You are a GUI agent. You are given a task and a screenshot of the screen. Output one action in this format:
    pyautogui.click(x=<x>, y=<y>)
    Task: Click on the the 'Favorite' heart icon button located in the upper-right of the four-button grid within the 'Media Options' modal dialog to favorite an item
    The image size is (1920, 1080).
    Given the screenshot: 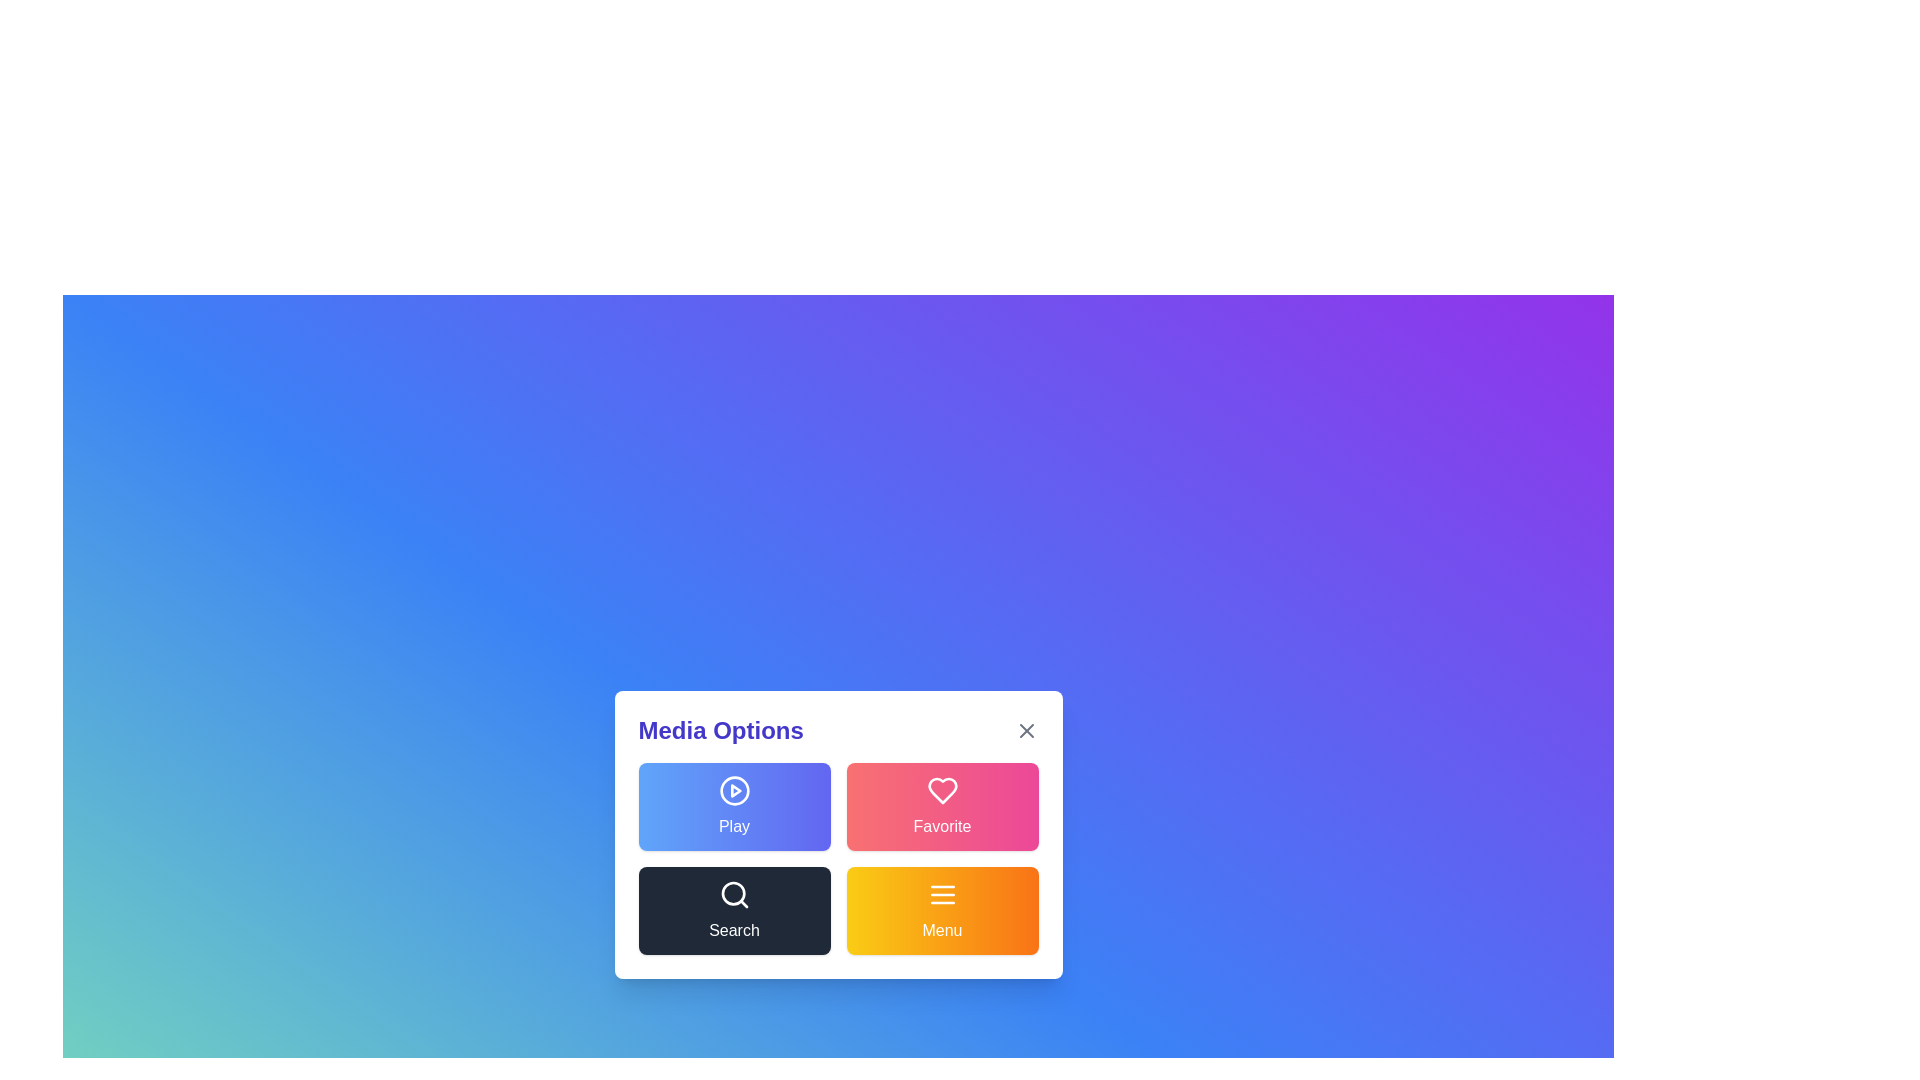 What is the action you would take?
    pyautogui.click(x=941, y=789)
    